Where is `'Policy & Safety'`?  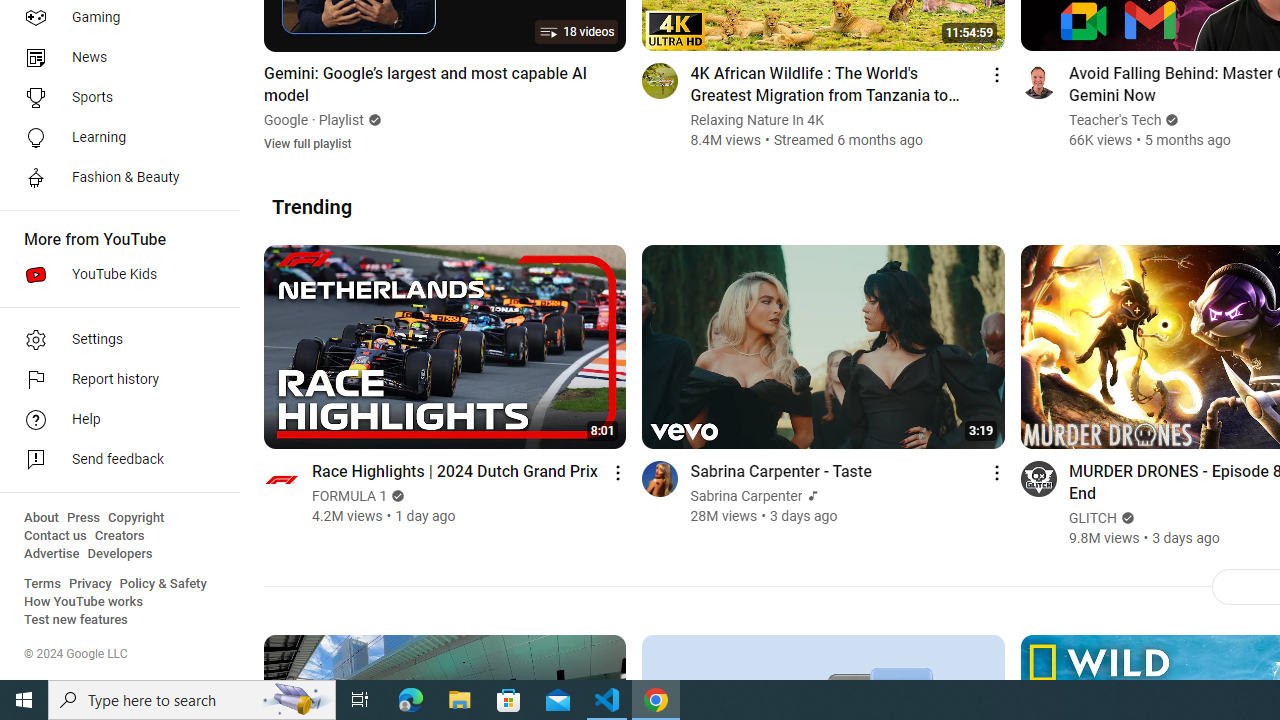 'Policy & Safety' is located at coordinates (163, 584).